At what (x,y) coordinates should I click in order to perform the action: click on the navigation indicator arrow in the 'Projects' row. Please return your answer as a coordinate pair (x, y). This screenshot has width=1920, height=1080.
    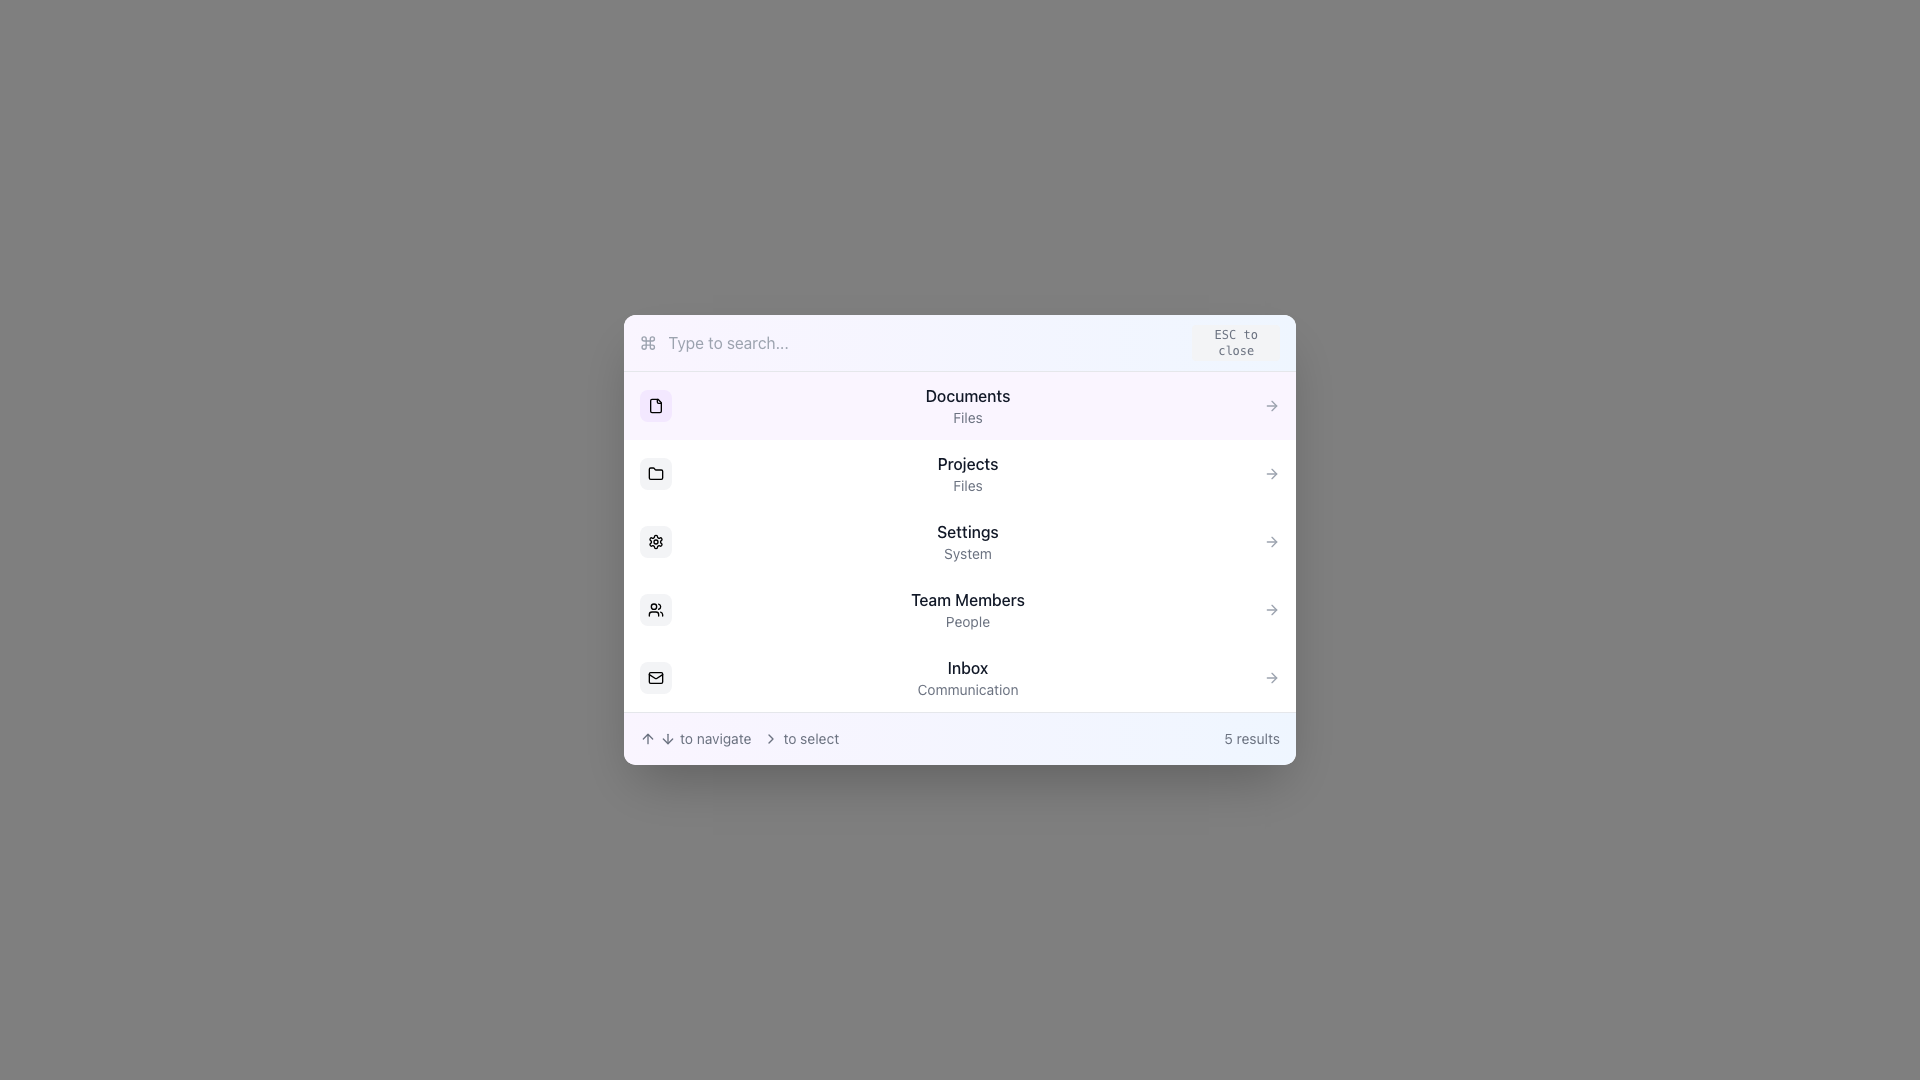
    Looking at the image, I should click on (1273, 474).